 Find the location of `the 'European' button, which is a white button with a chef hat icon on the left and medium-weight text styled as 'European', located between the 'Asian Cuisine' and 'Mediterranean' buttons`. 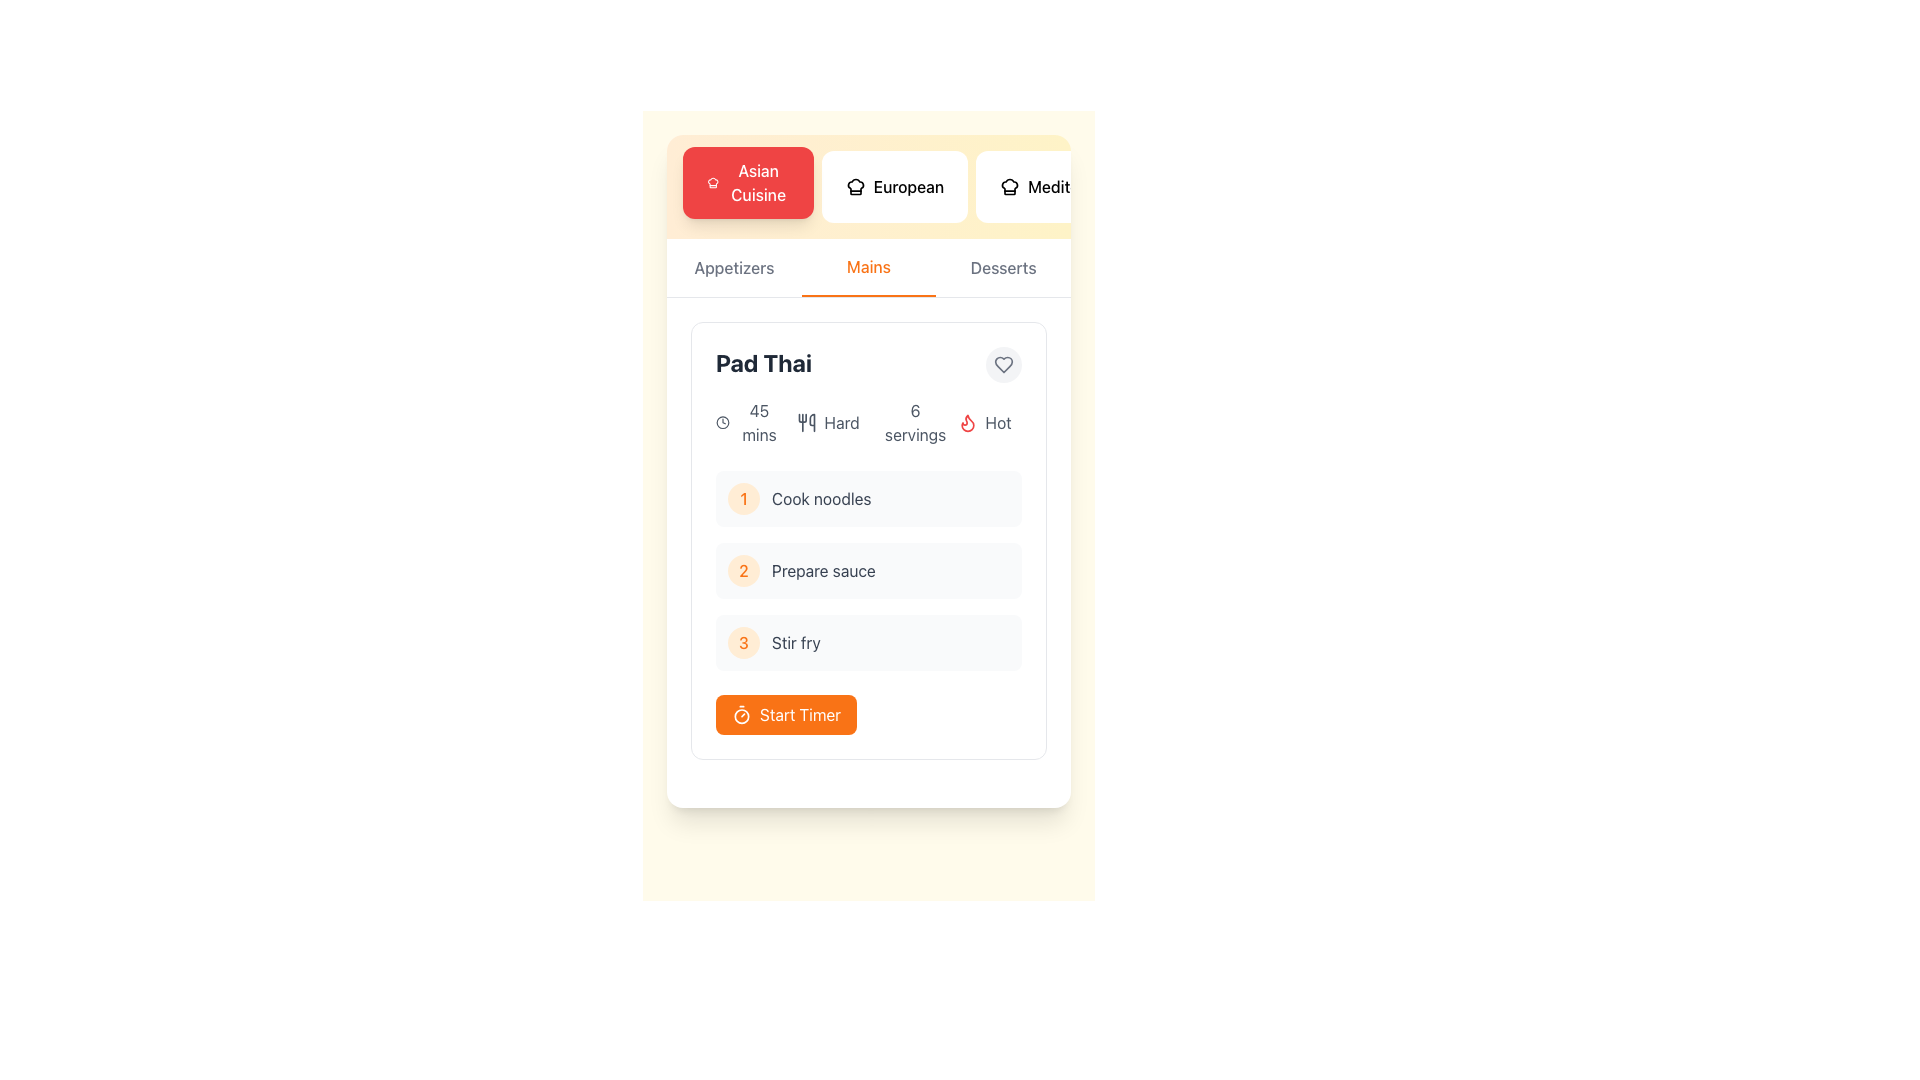

the 'European' button, which is a white button with a chef hat icon on the left and medium-weight text styled as 'European', located between the 'Asian Cuisine' and 'Mediterranean' buttons is located at coordinates (893, 186).